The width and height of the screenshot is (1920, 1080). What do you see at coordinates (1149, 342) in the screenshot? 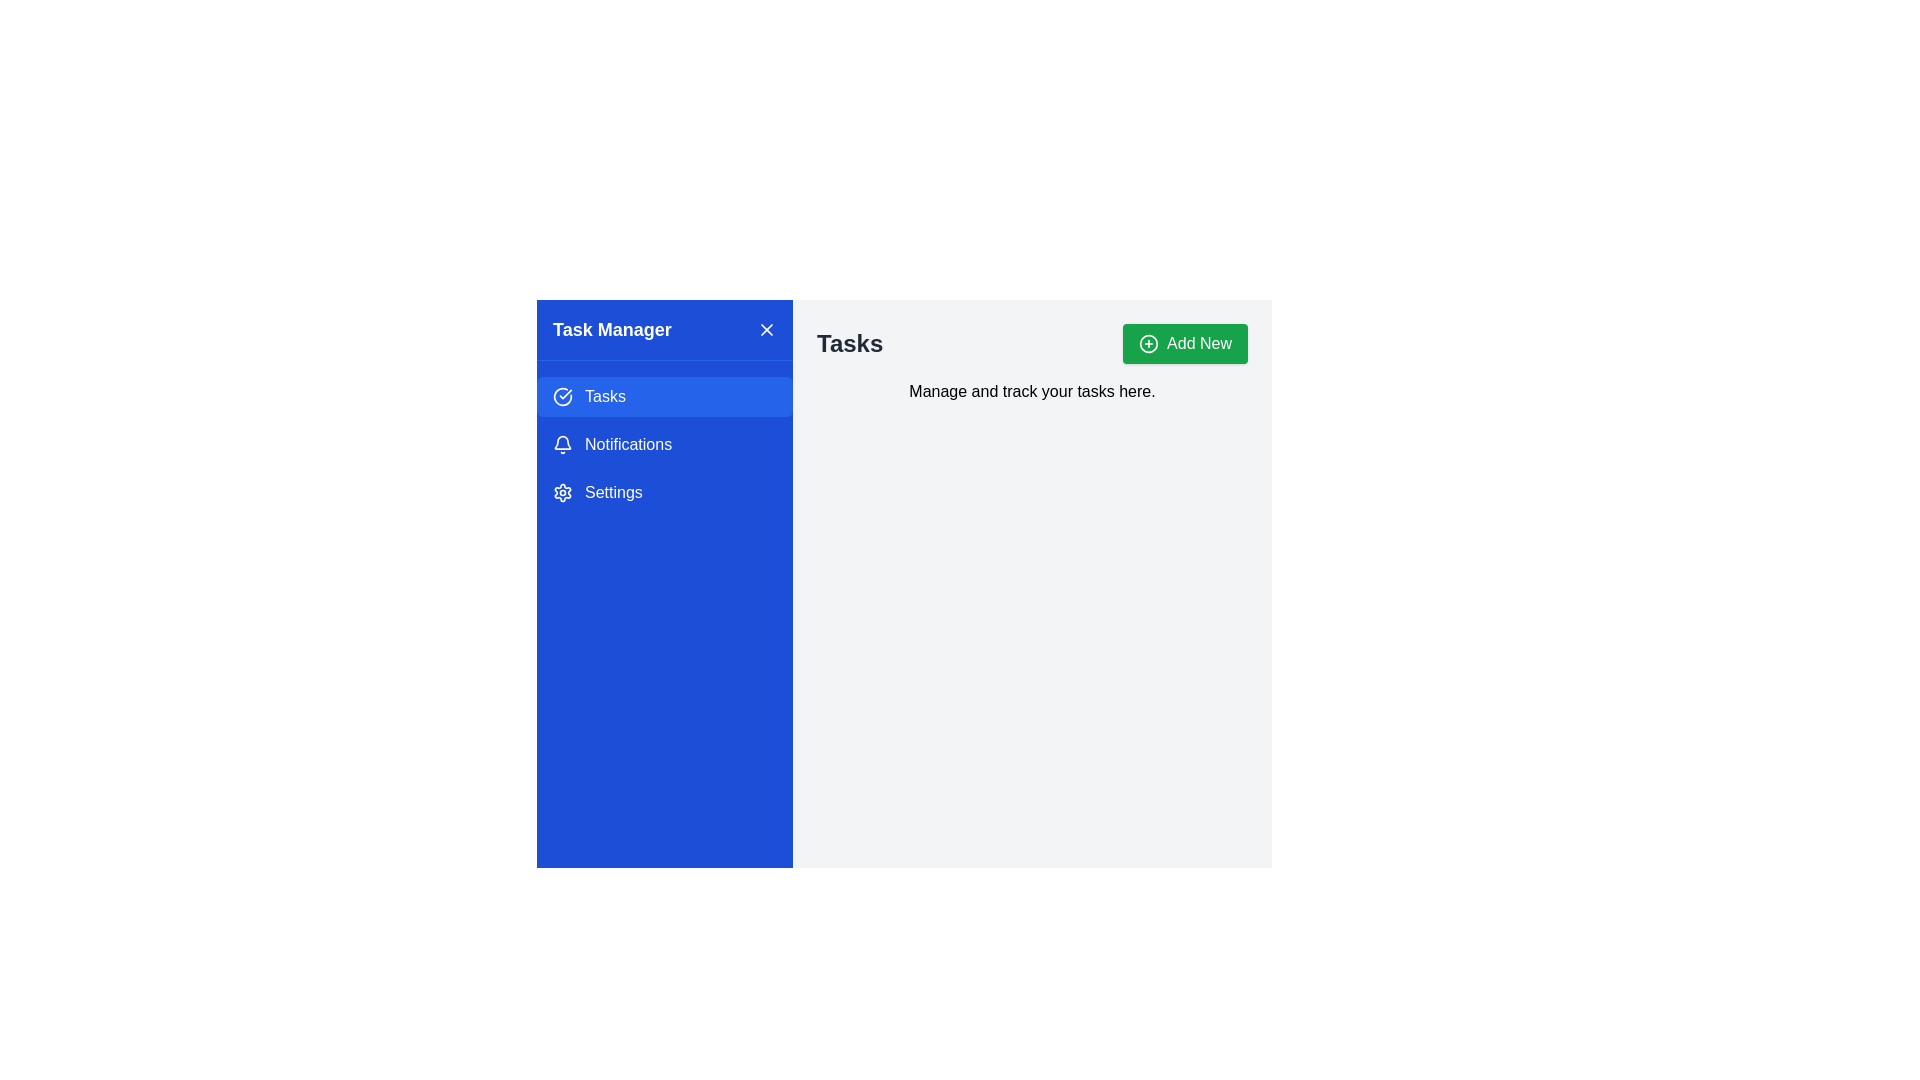
I see `the Icon (Circle component) representing the outer circular part of the 'Add New' button located in the top-right section of the interface` at bounding box center [1149, 342].